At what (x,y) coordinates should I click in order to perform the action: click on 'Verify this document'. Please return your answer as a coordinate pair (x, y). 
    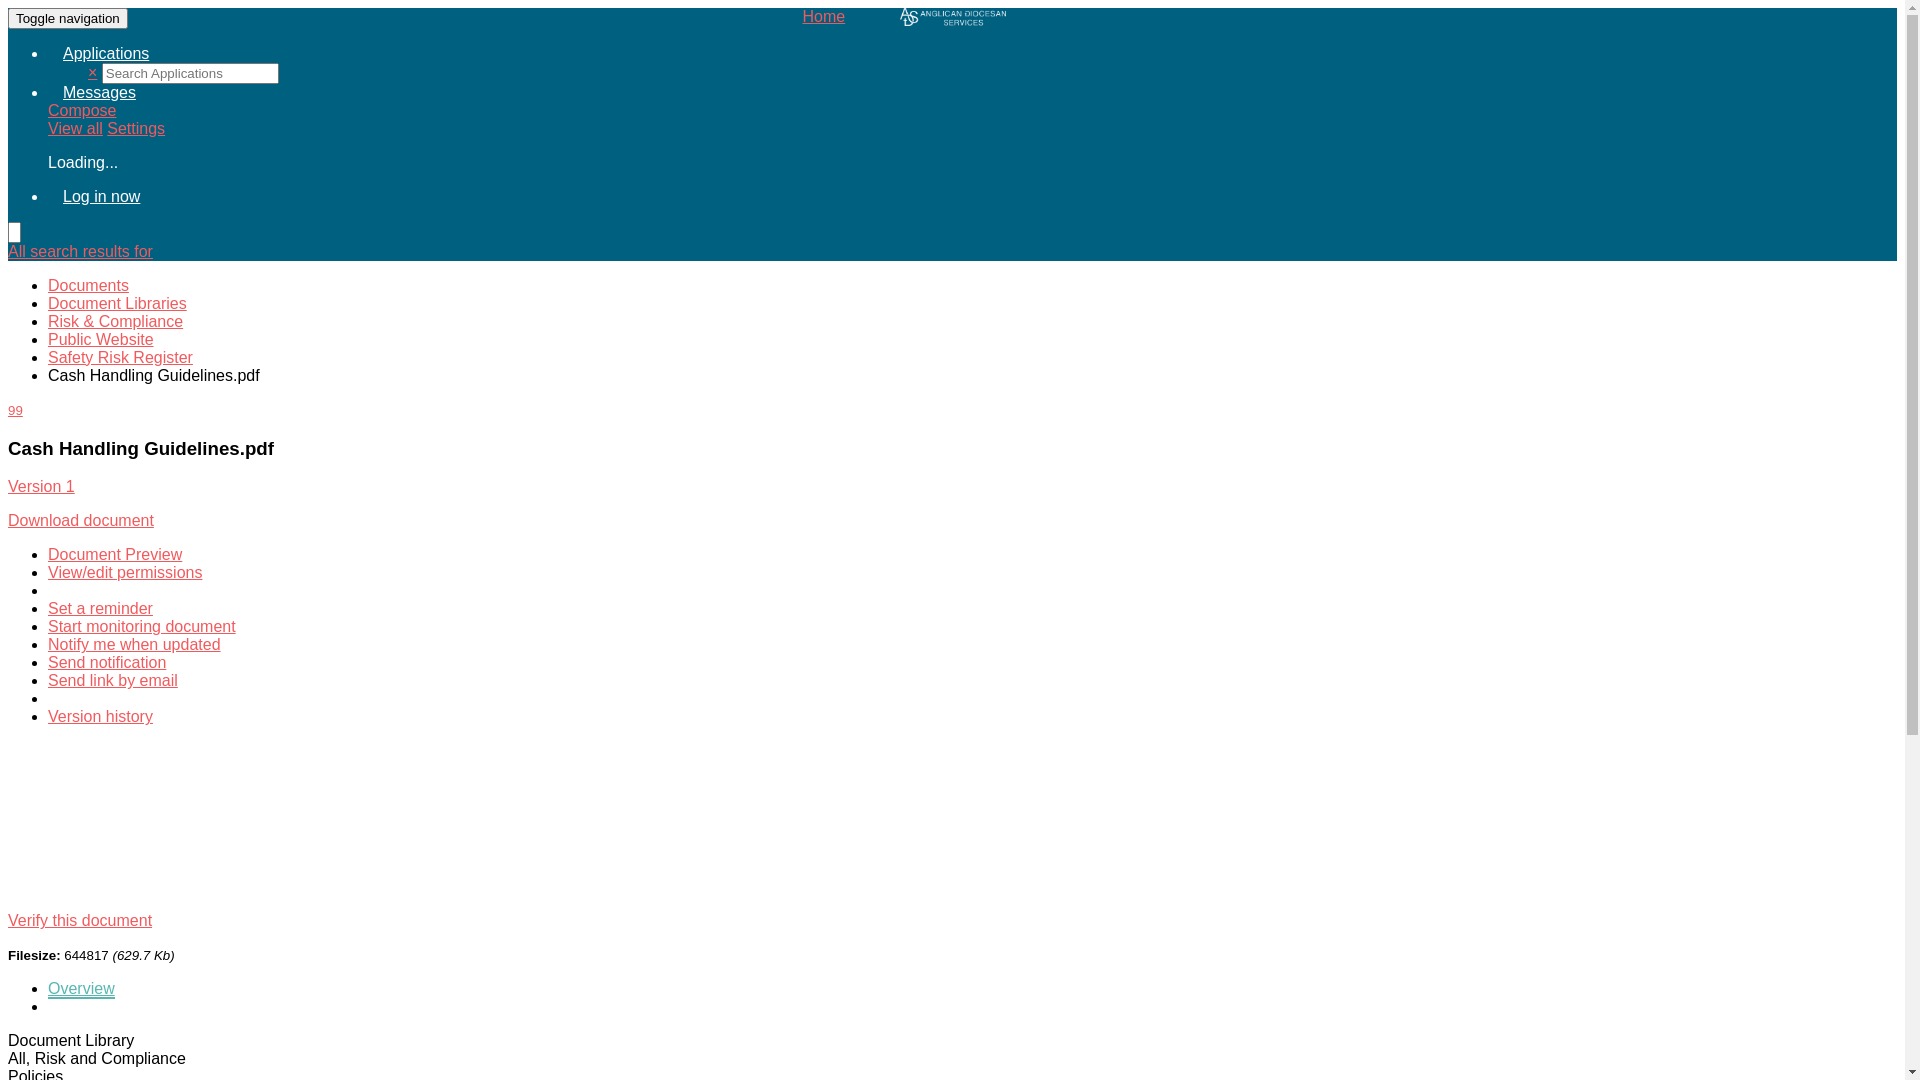
    Looking at the image, I should click on (80, 920).